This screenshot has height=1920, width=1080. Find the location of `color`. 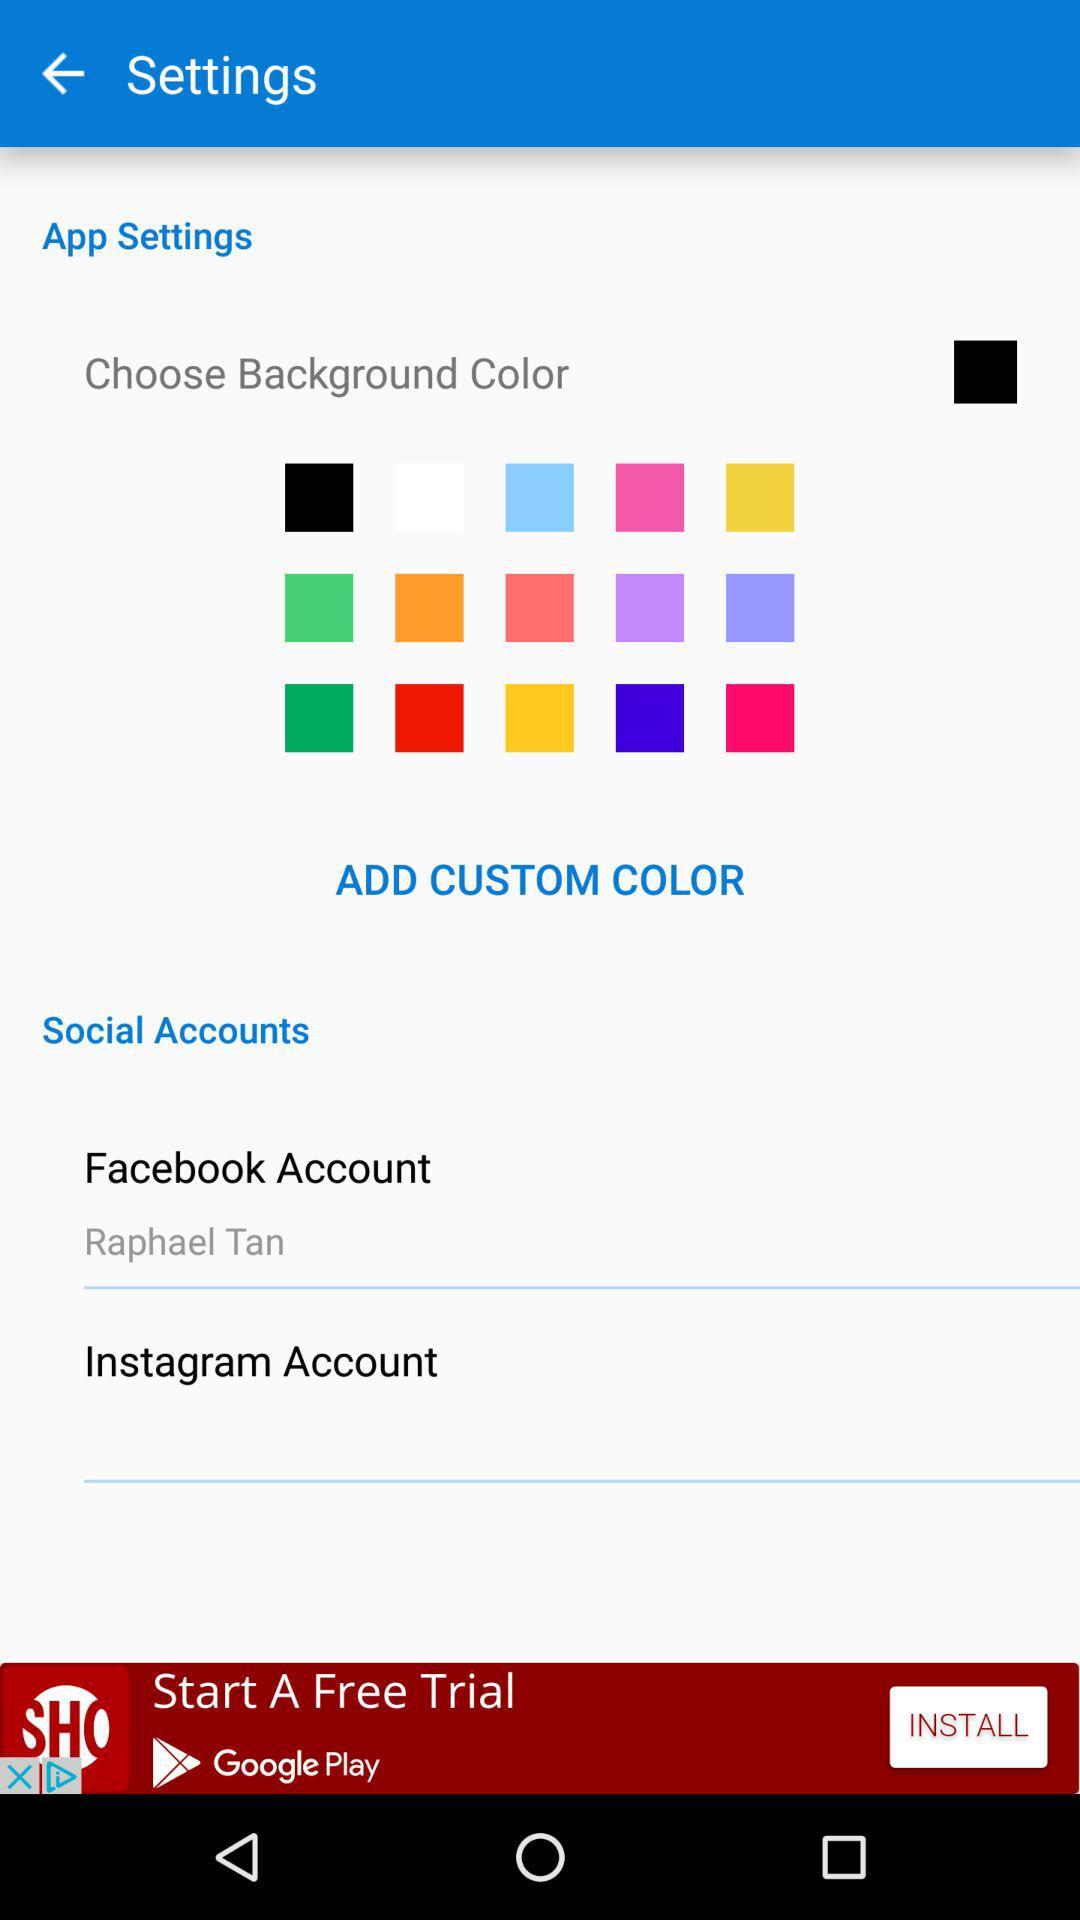

color is located at coordinates (318, 718).